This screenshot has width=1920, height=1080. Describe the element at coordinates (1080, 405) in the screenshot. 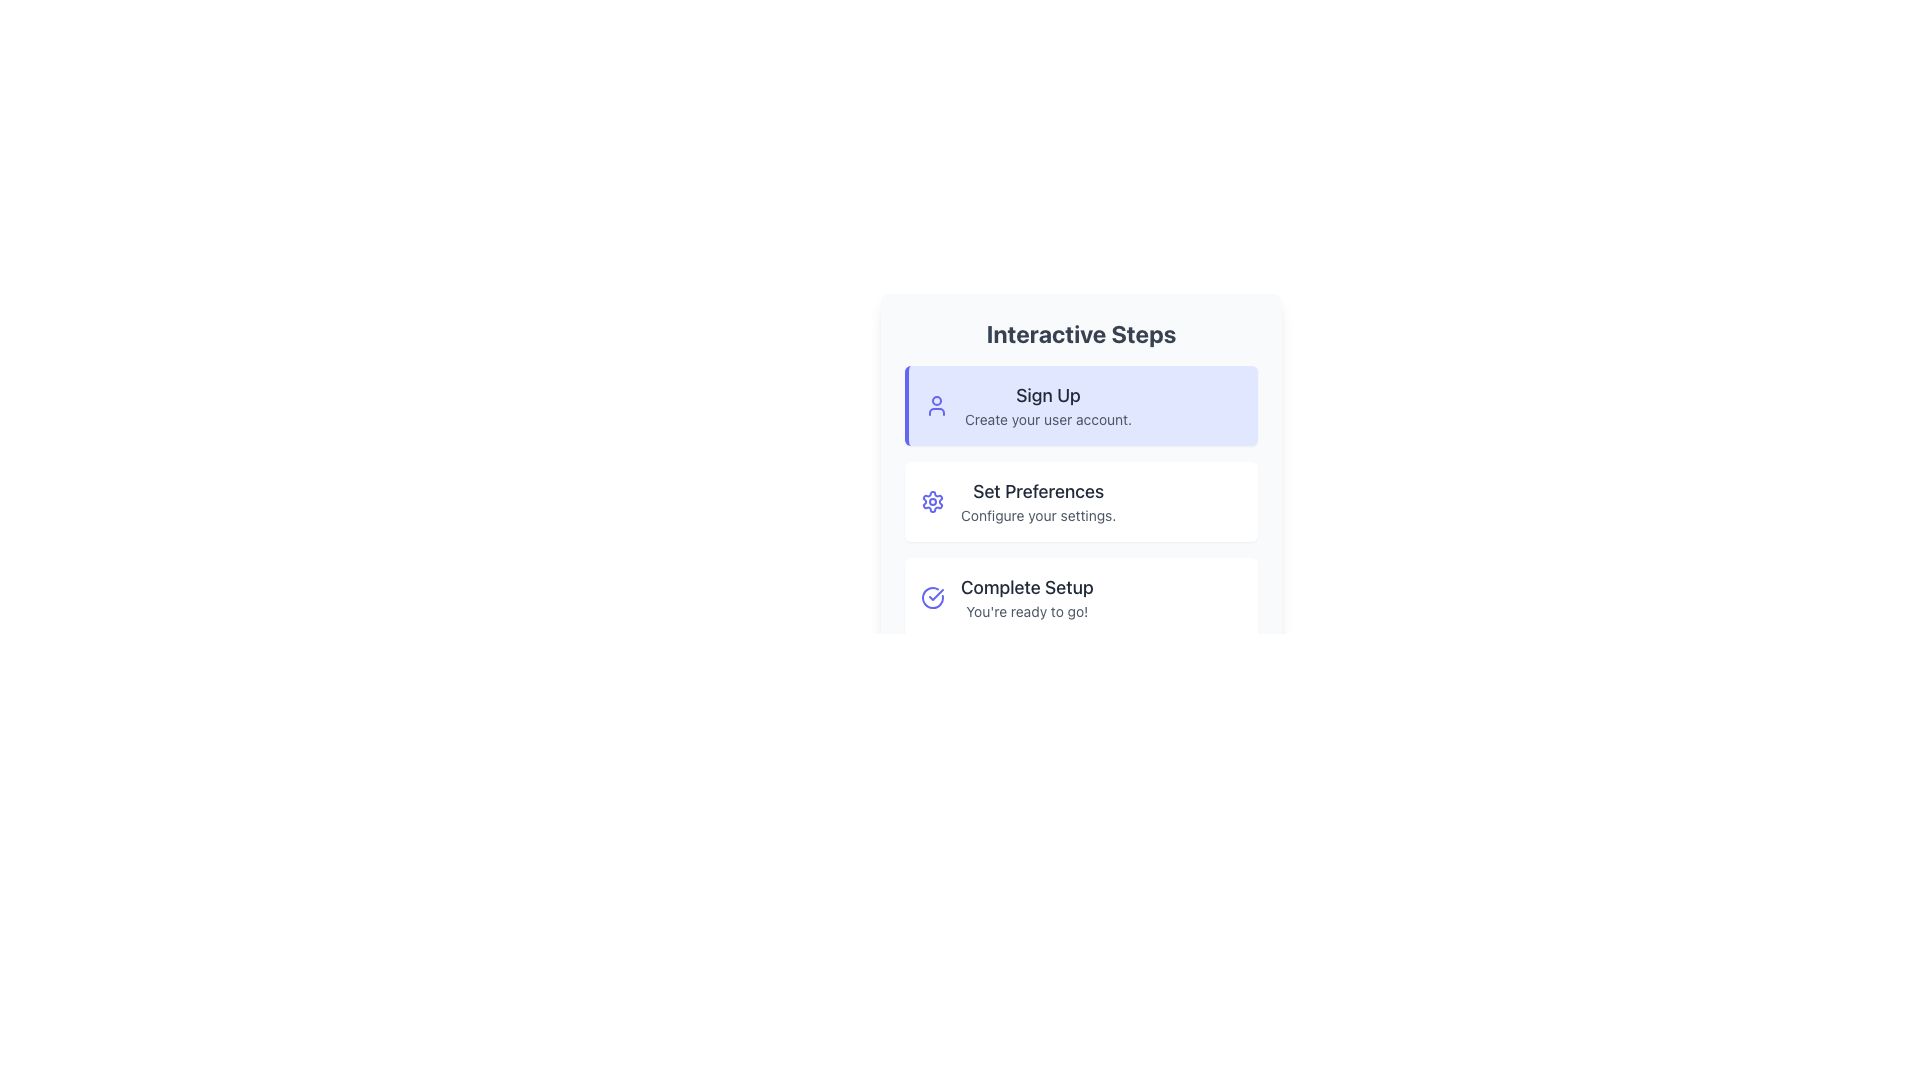

I see `text content of the first List Item in the Interactive Steps section, which has a light indigo background and contains the title 'Sign Up' followed by the text 'Create your user account.'` at that location.